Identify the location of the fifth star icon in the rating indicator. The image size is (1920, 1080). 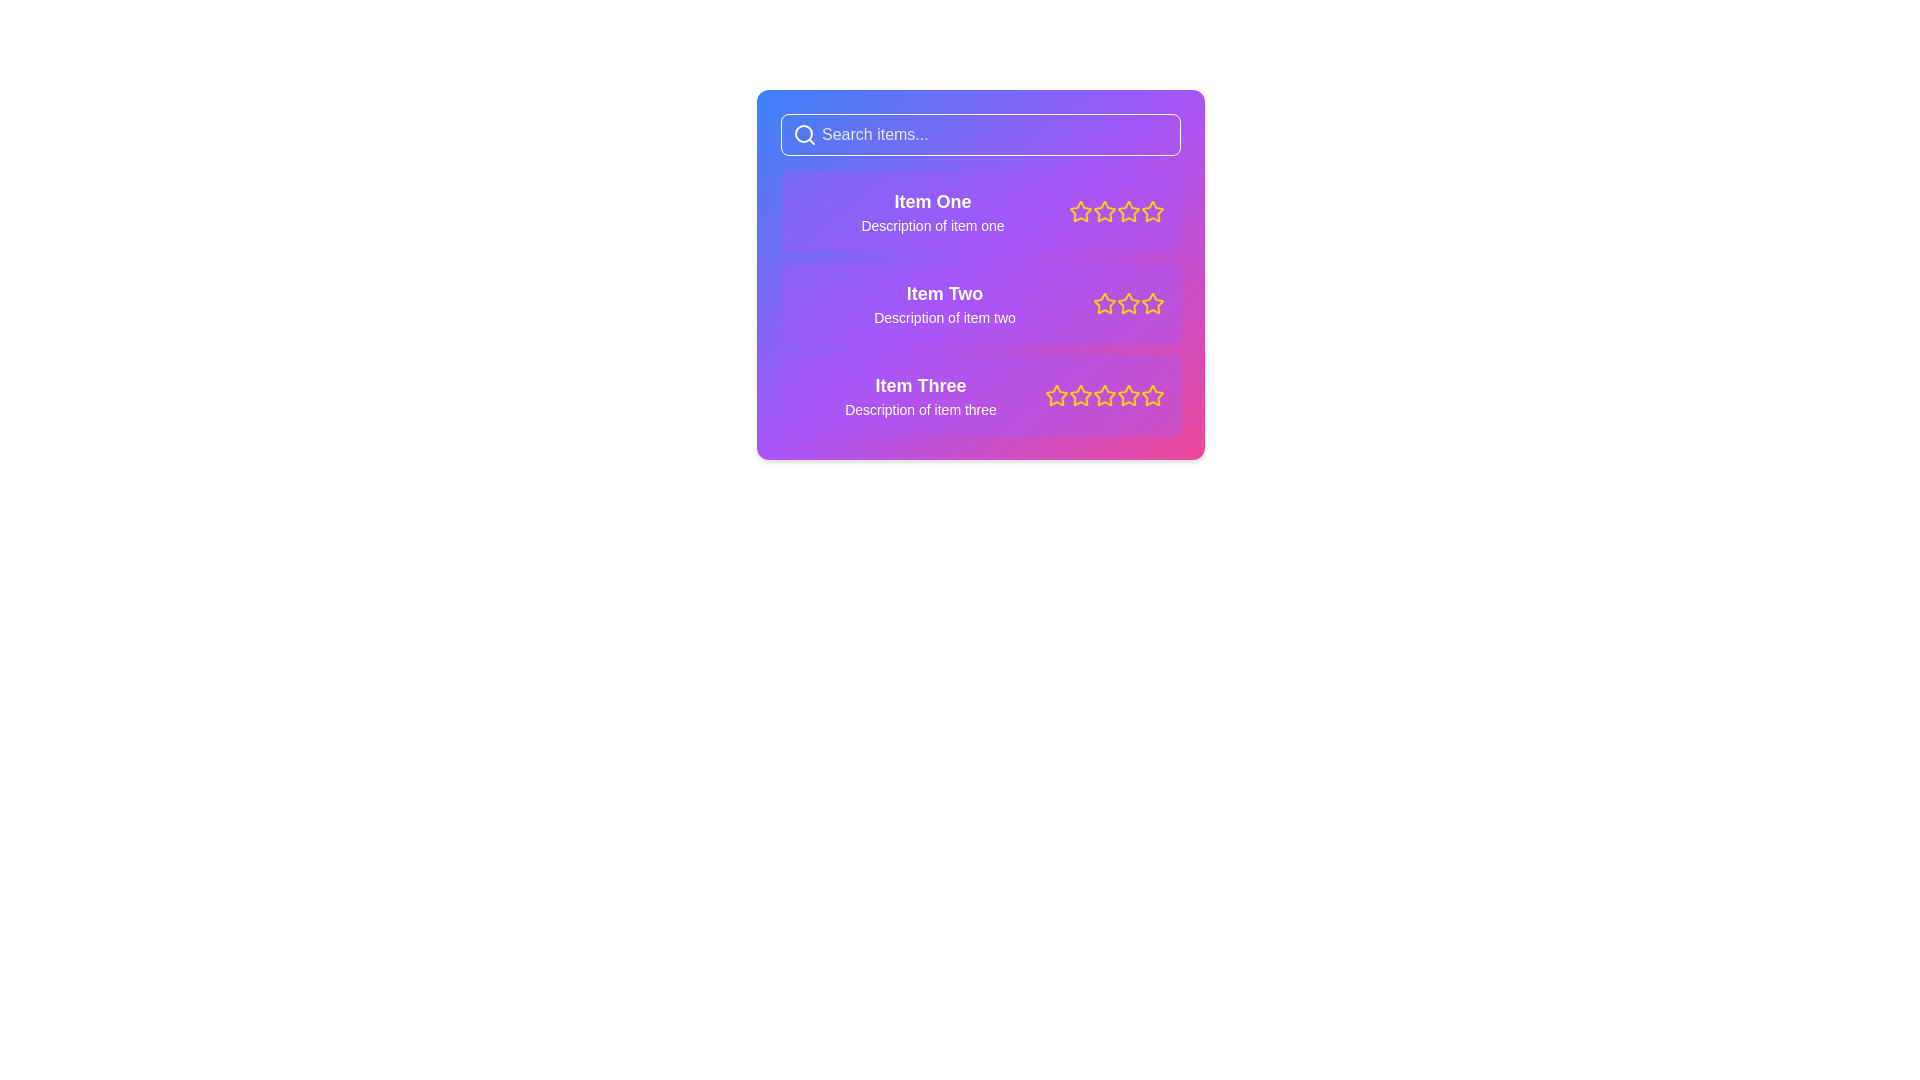
(1152, 211).